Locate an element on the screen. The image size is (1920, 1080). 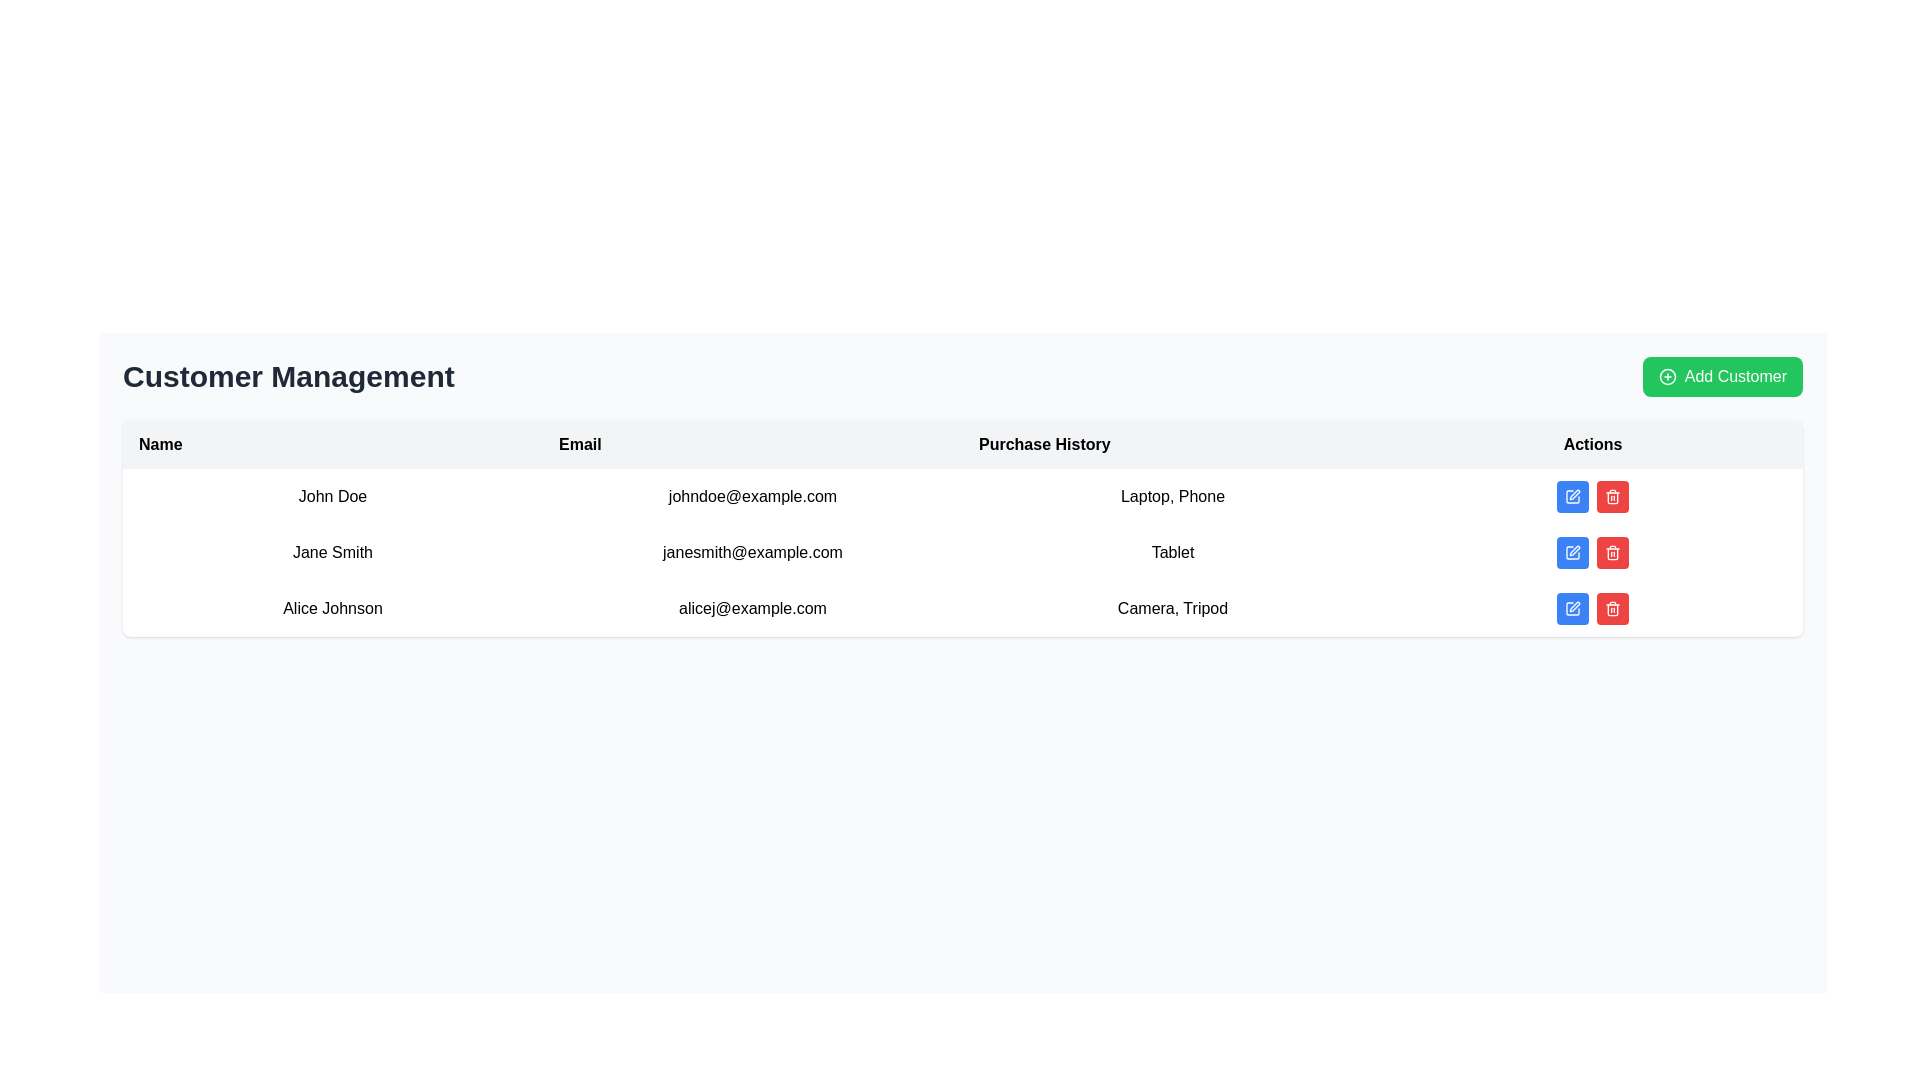
the text display that shows 'Laptop, Phone' in the third column of the first row under the 'Purchase History' section, adjacent to 'johndoe@example.com' is located at coordinates (1172, 496).